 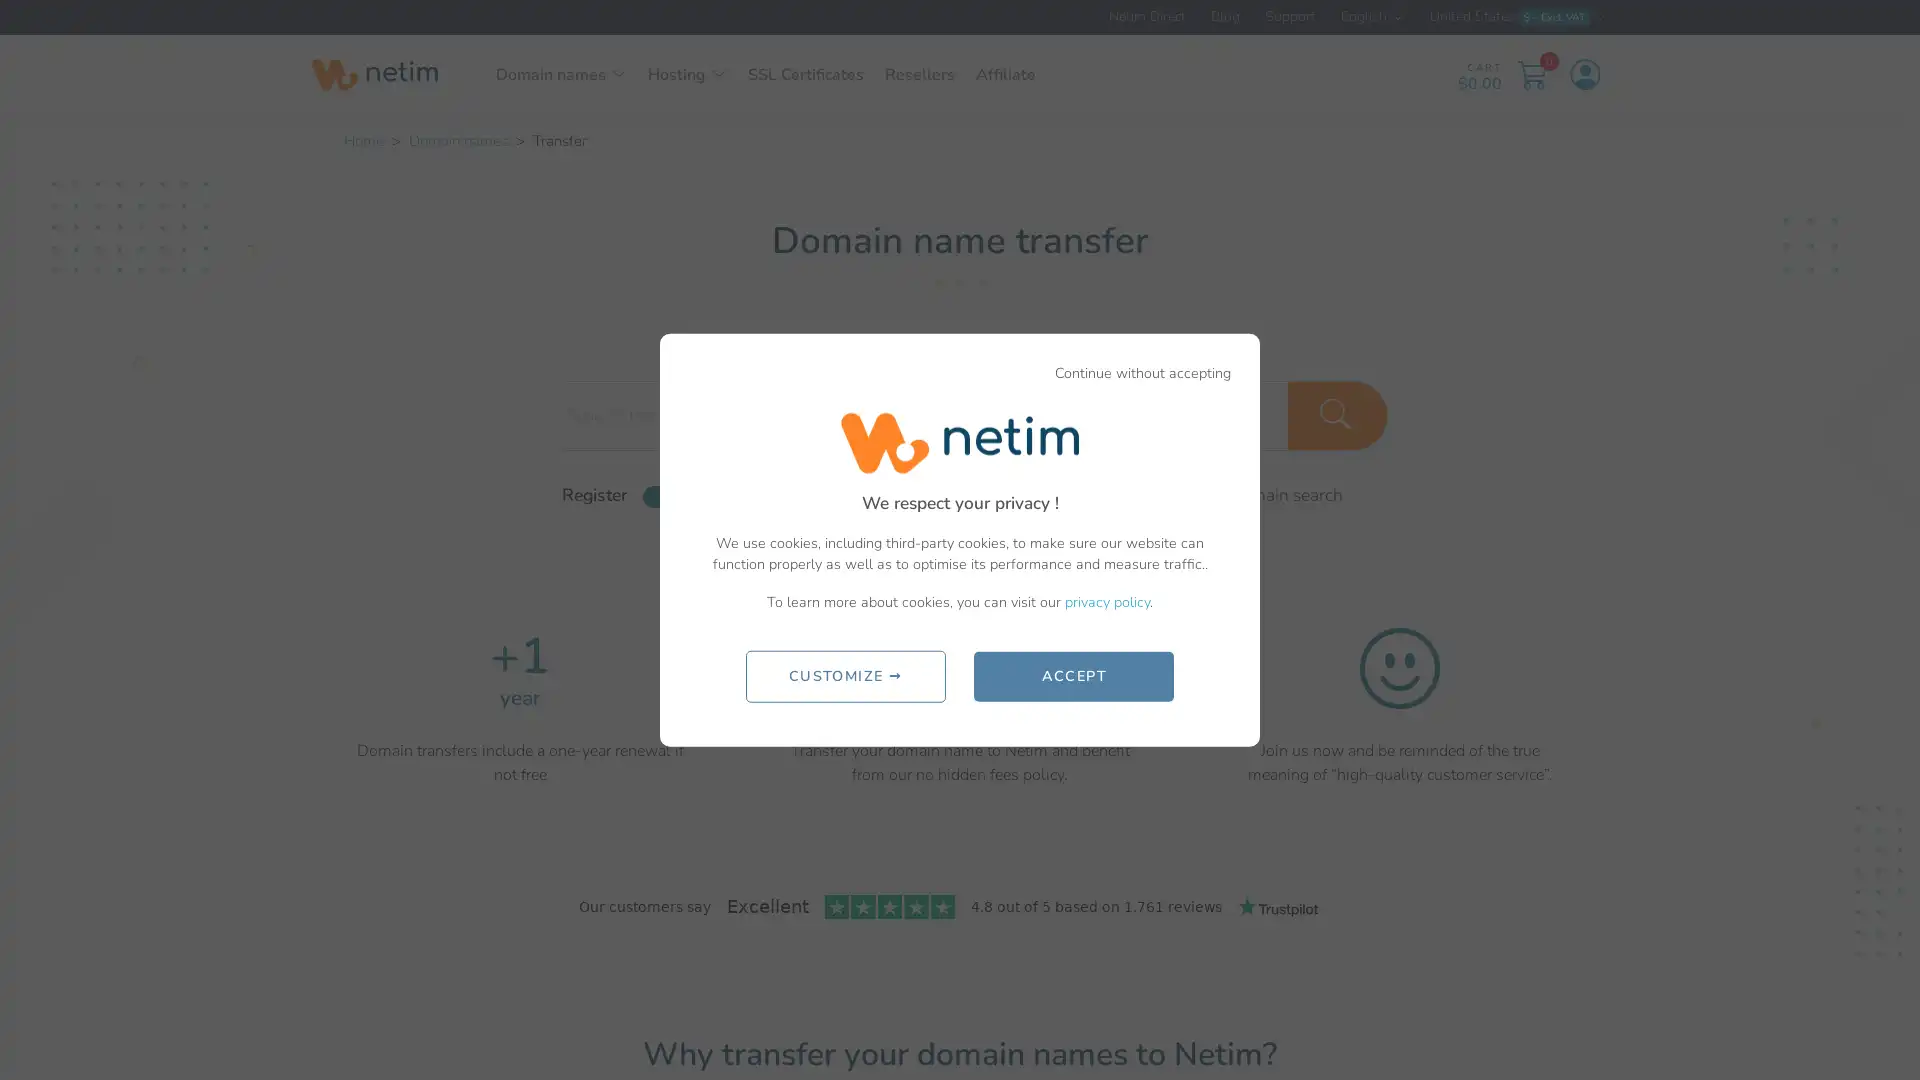 I want to click on CUSTOMIZE, so click(x=844, y=675).